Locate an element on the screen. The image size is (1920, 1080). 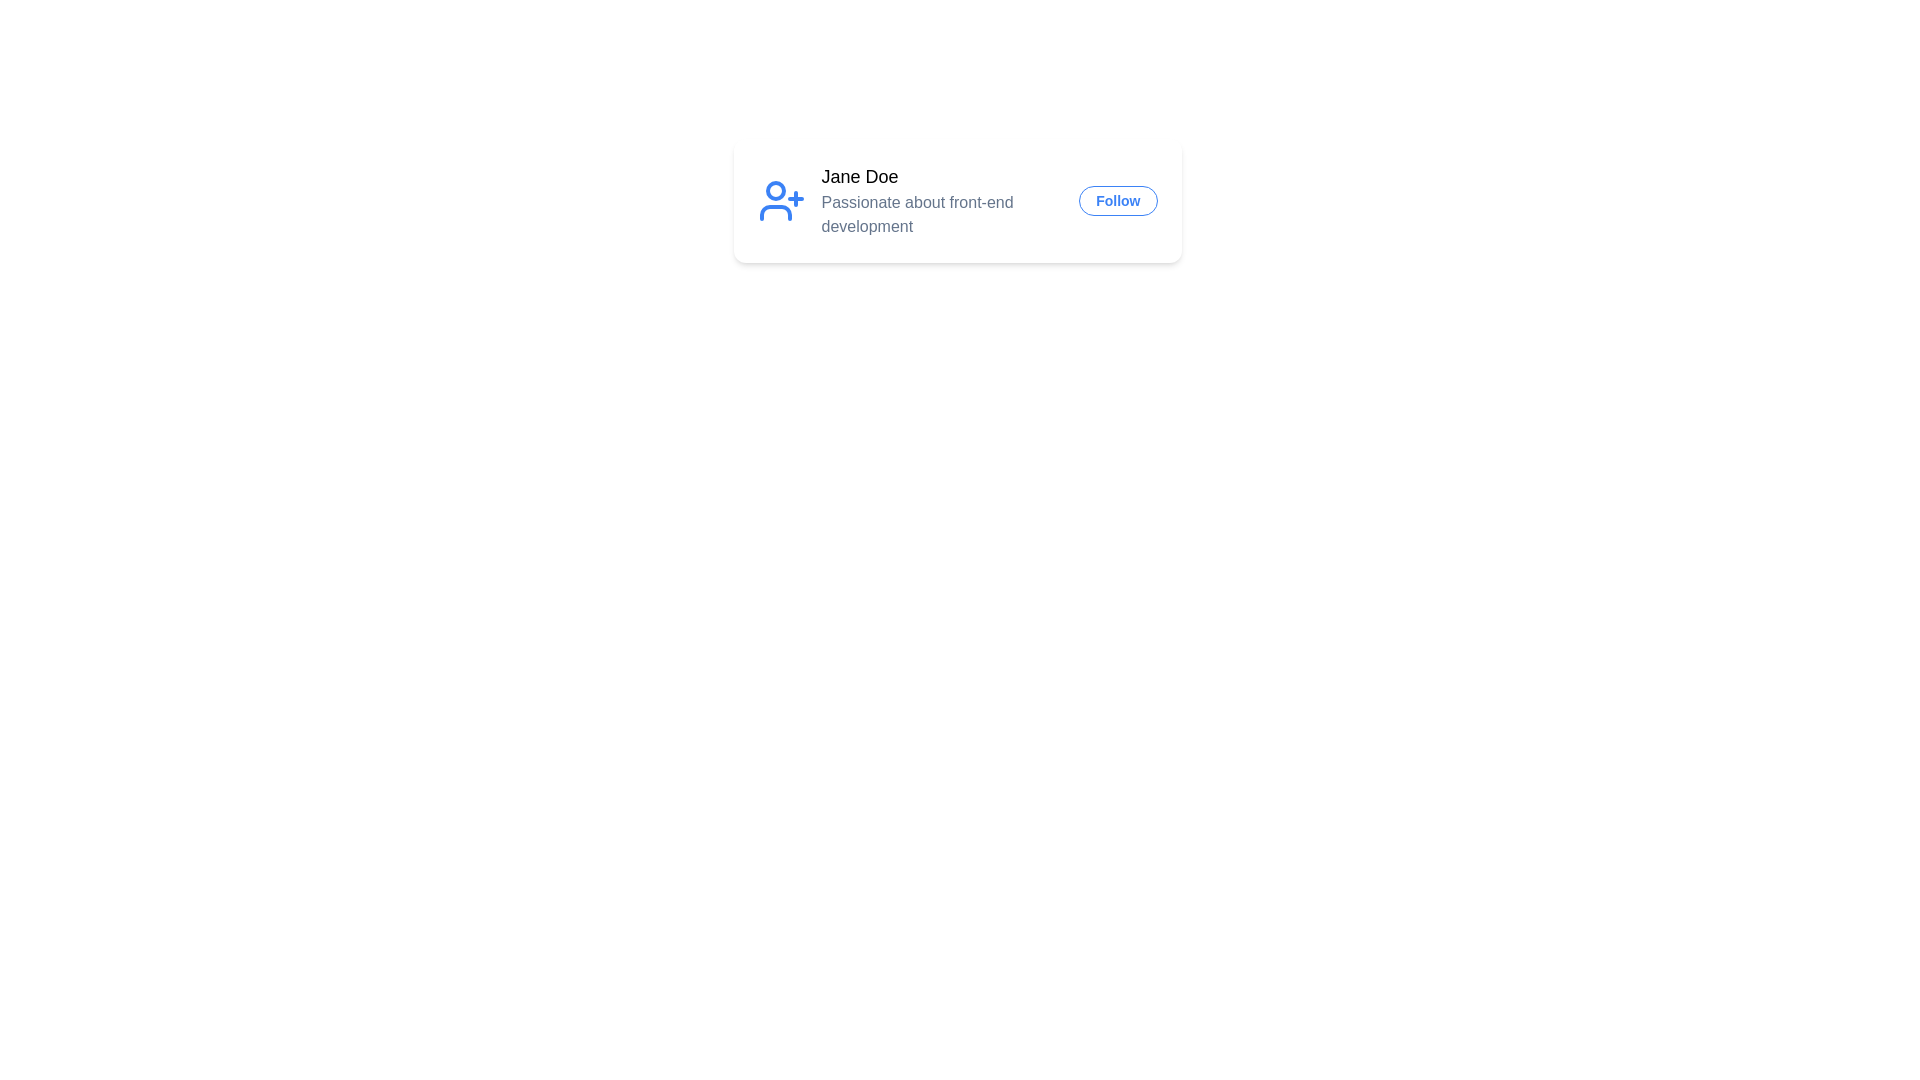
the circular graphical element representing a node within the SVG on the user information card is located at coordinates (774, 191).